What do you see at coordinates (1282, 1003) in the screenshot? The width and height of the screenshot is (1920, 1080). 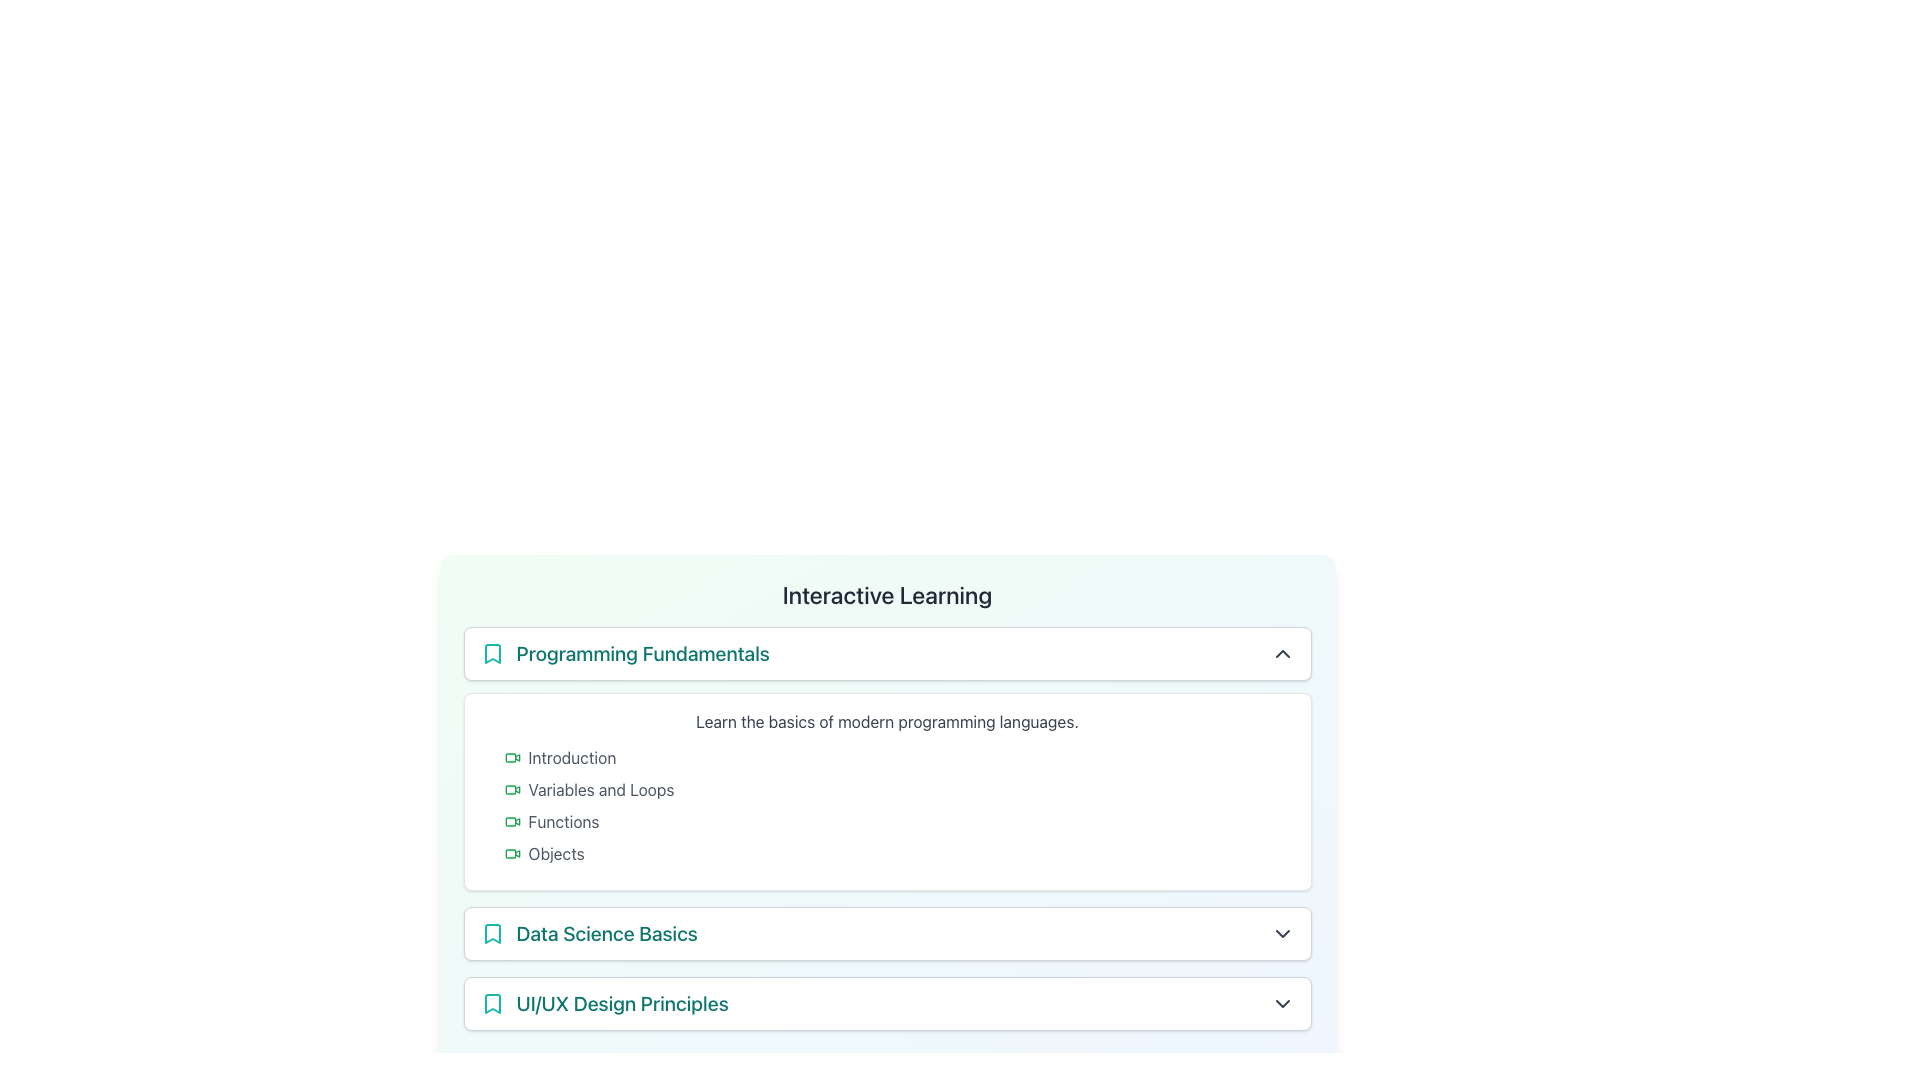 I see `the chevron-down icon, which is a gray downward-pointing arrow located at the far right corner of the 'UI/UX Design Principles' header, for potential visual feedback` at bounding box center [1282, 1003].